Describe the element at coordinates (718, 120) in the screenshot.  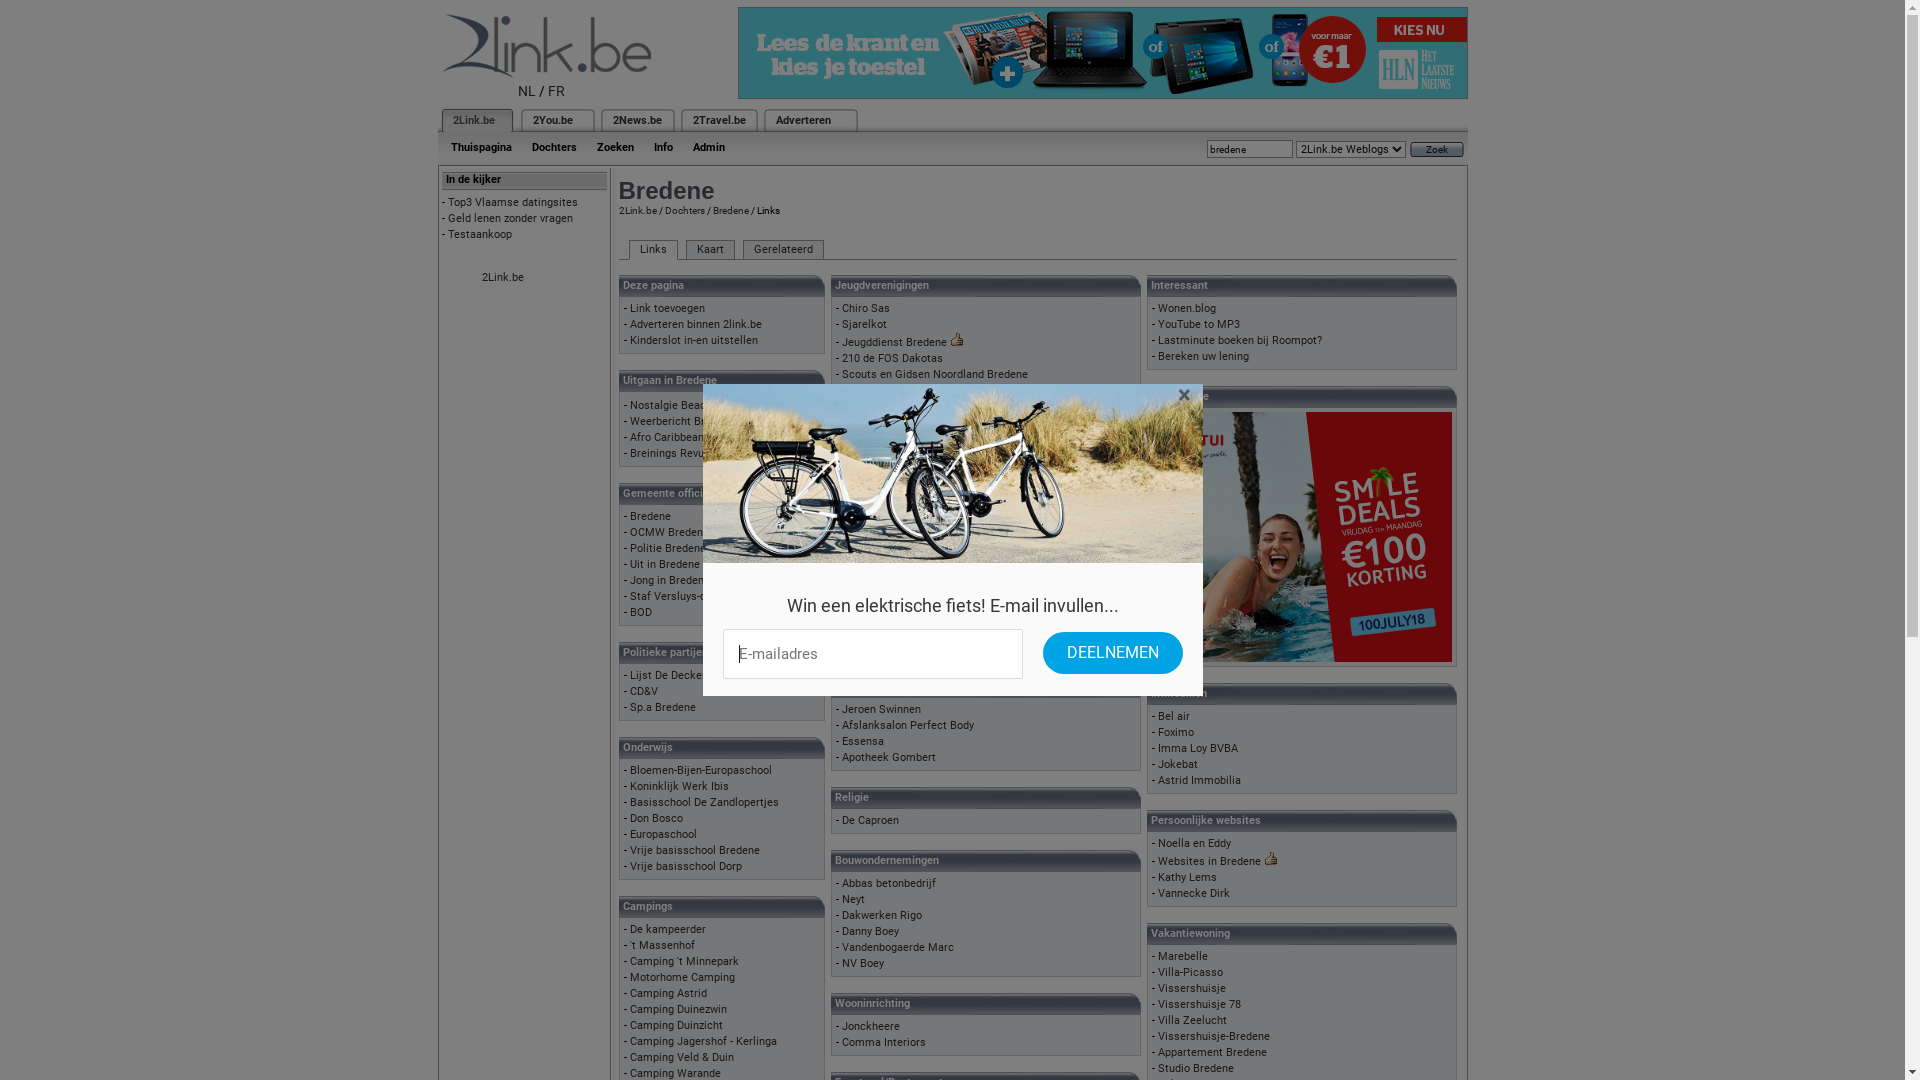
I see `'2Travel.be'` at that location.